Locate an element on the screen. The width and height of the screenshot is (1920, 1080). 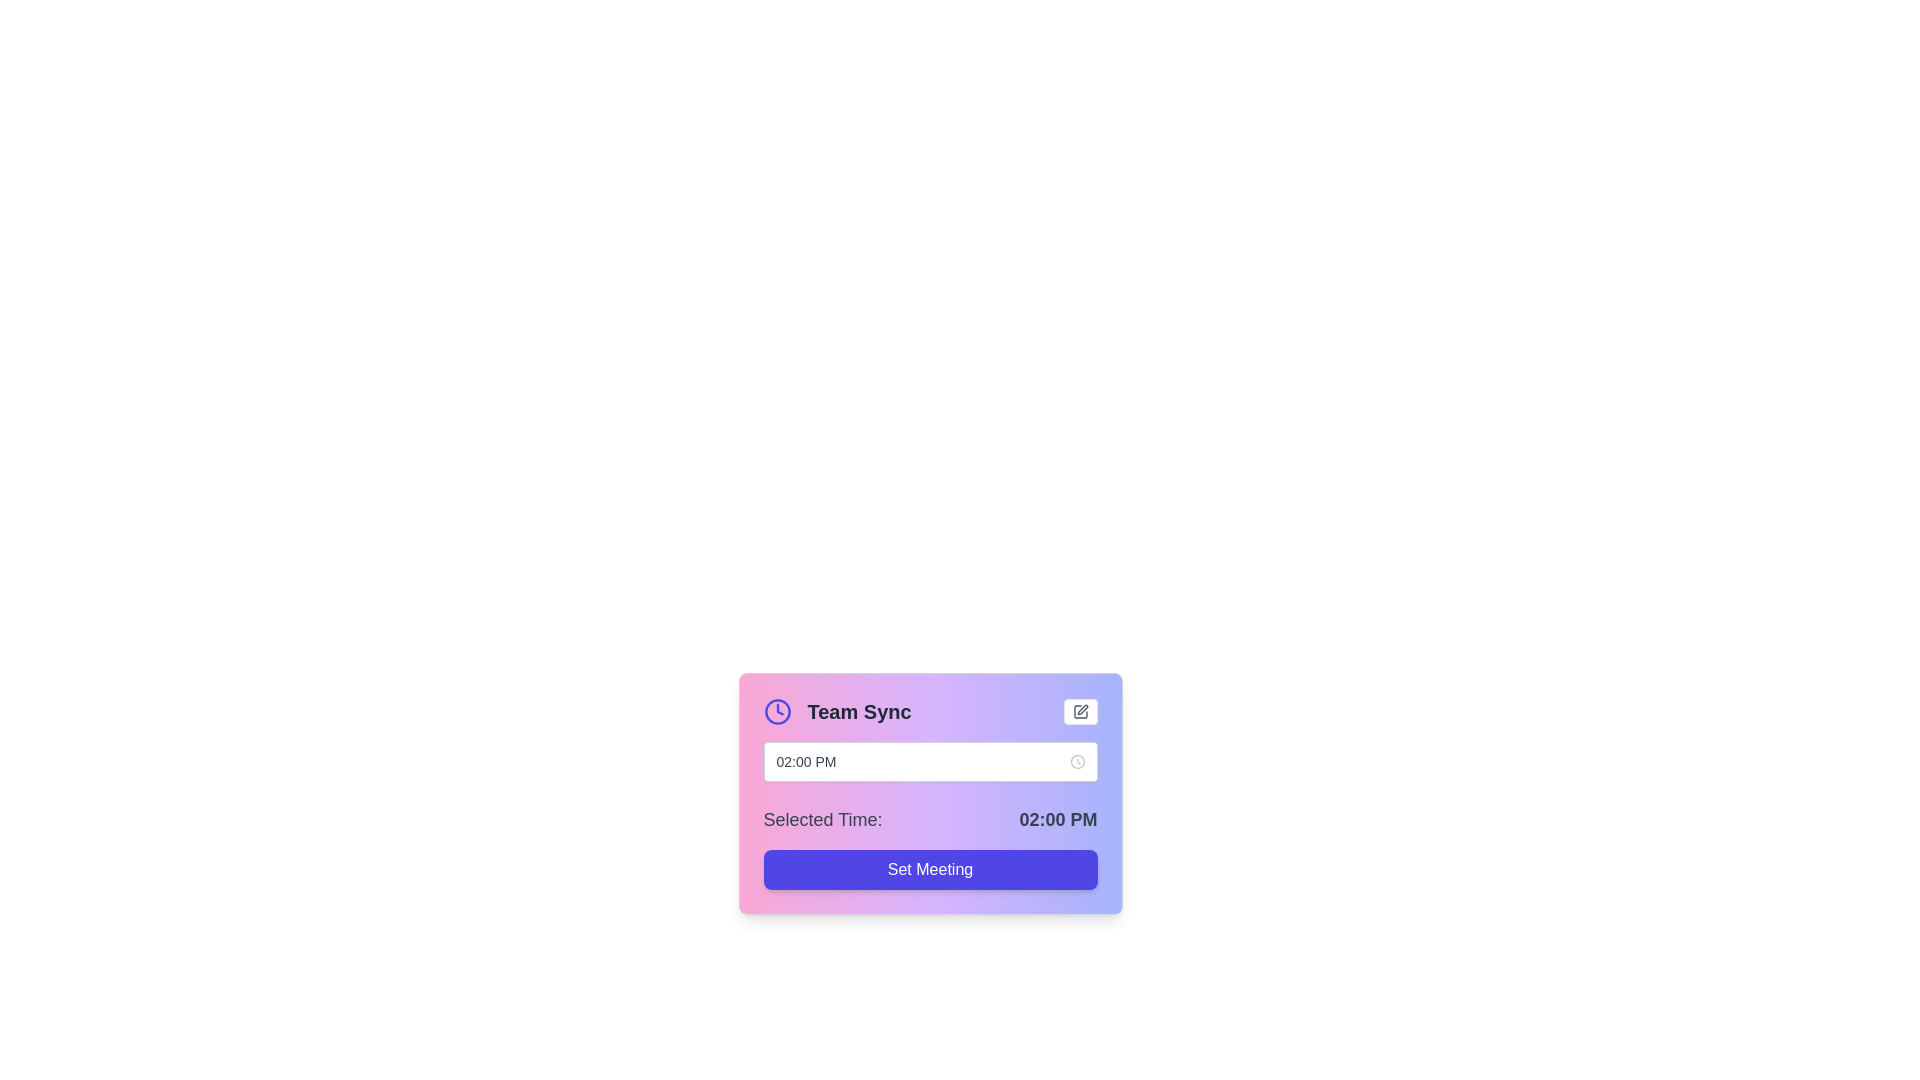
the icon button located in the top-right area of the panel, which features a pencil graphic indicating editing functionality is located at coordinates (1079, 711).